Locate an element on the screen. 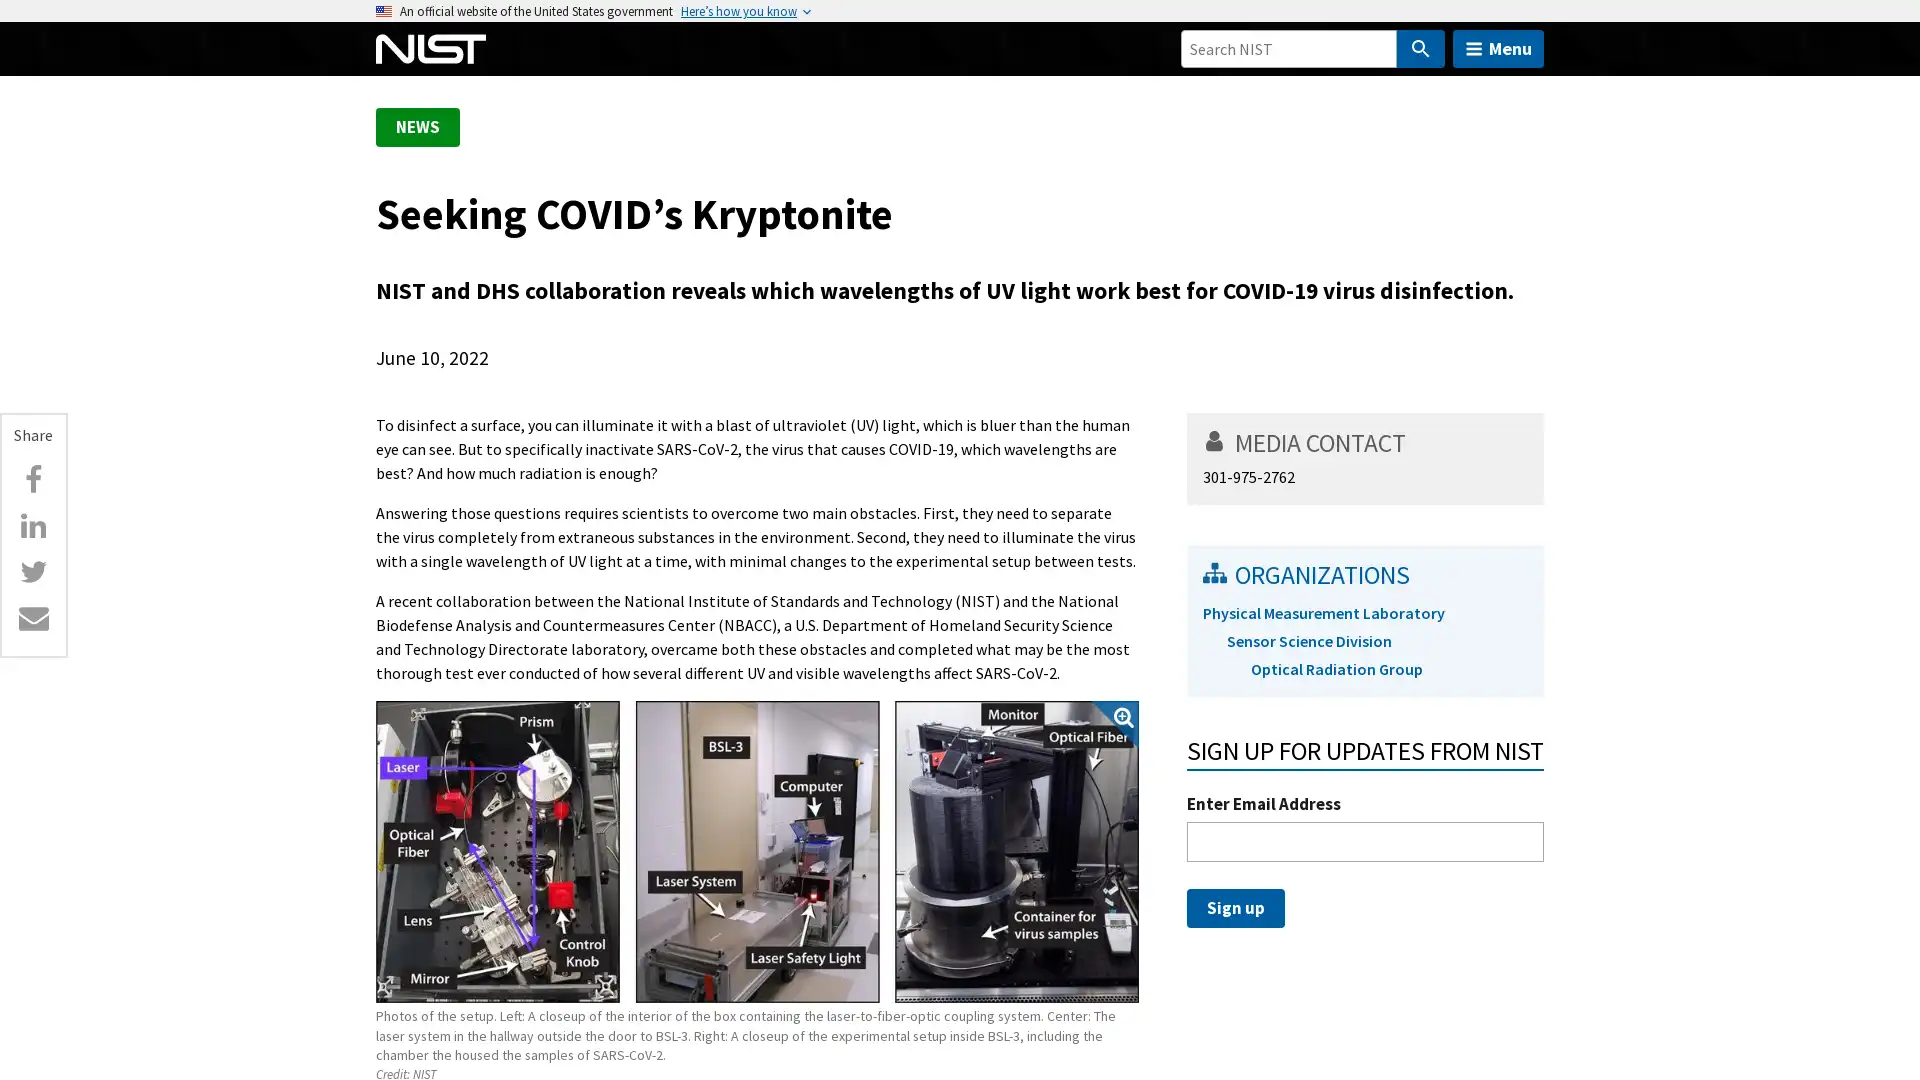 The width and height of the screenshot is (1920, 1080). Sign up is located at coordinates (1233, 907).